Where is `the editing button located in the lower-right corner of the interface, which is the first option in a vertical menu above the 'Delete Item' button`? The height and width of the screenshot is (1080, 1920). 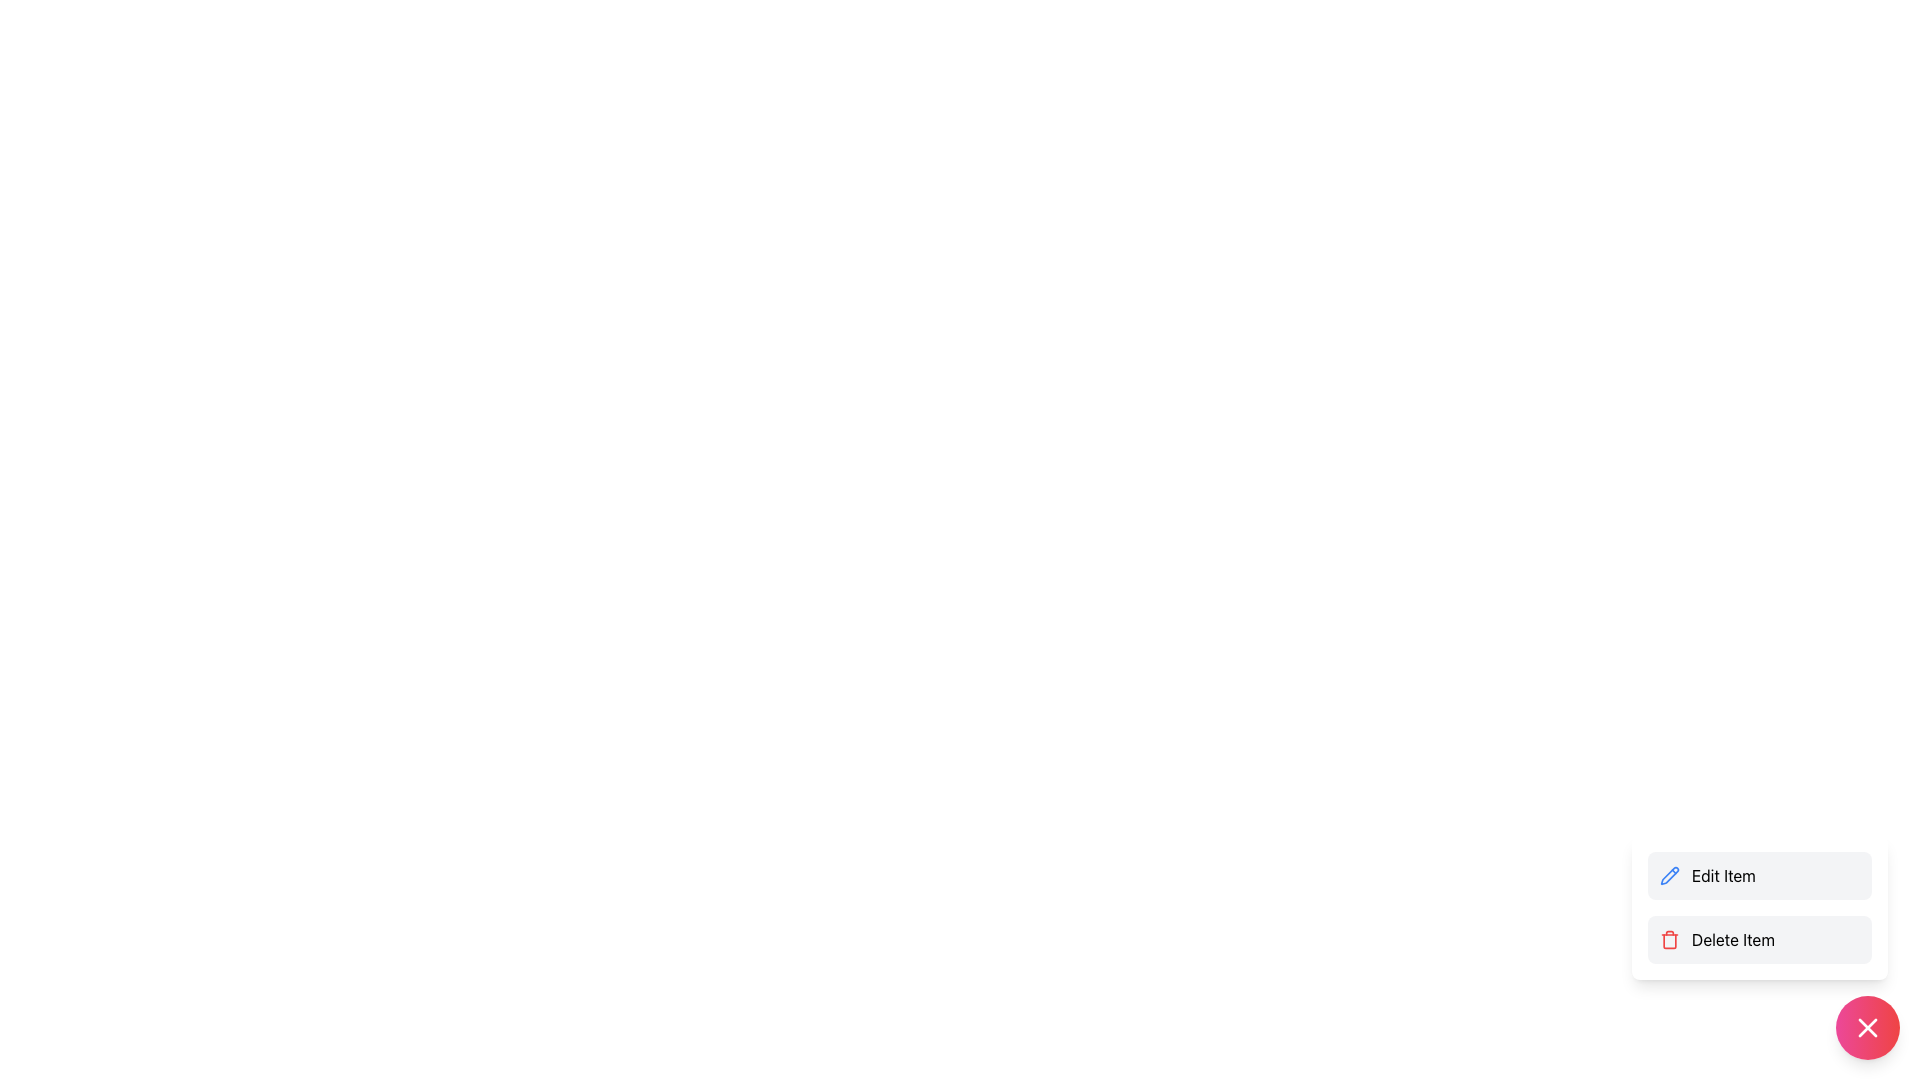 the editing button located in the lower-right corner of the interface, which is the first option in a vertical menu above the 'Delete Item' button is located at coordinates (1760, 874).